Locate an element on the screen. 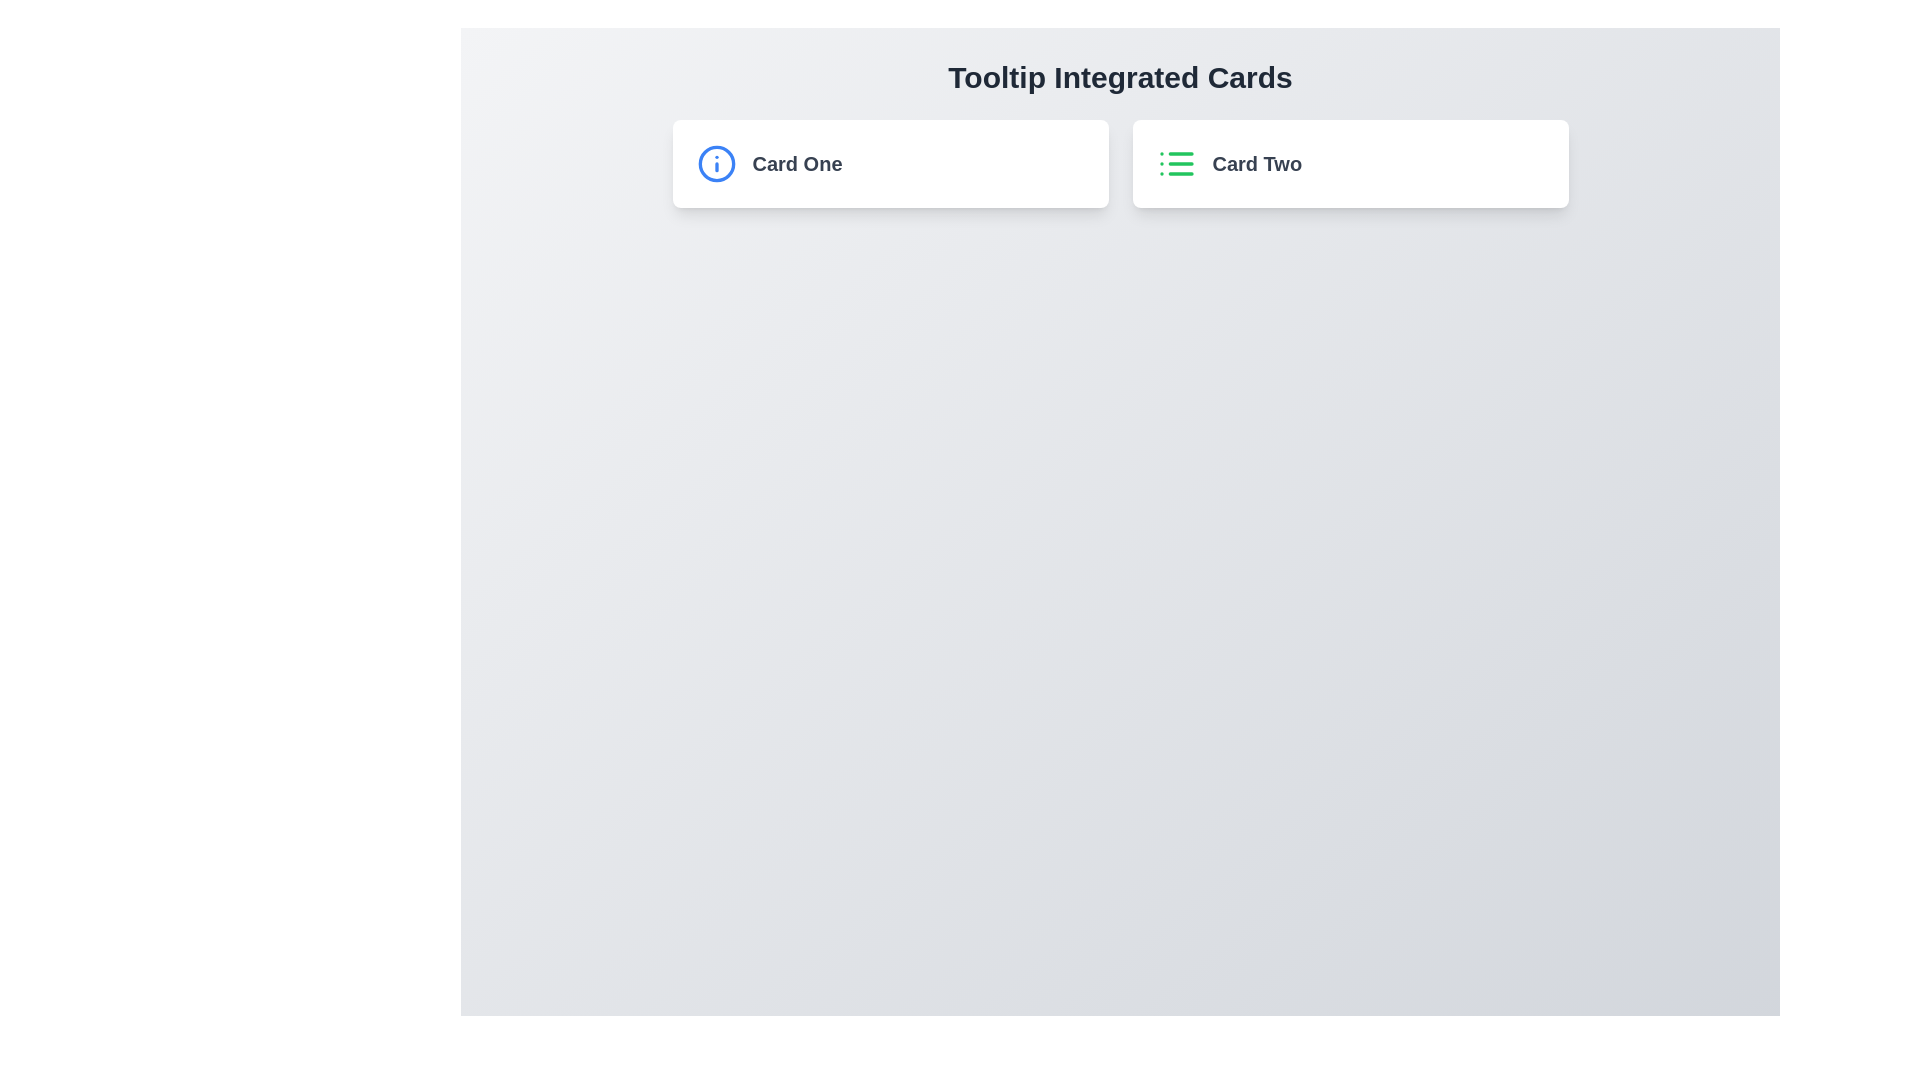  the 'Card Two' element, which is the second card in the horizontally aligned card section under 'Tooltip Integrated Cards' is located at coordinates (1350, 163).